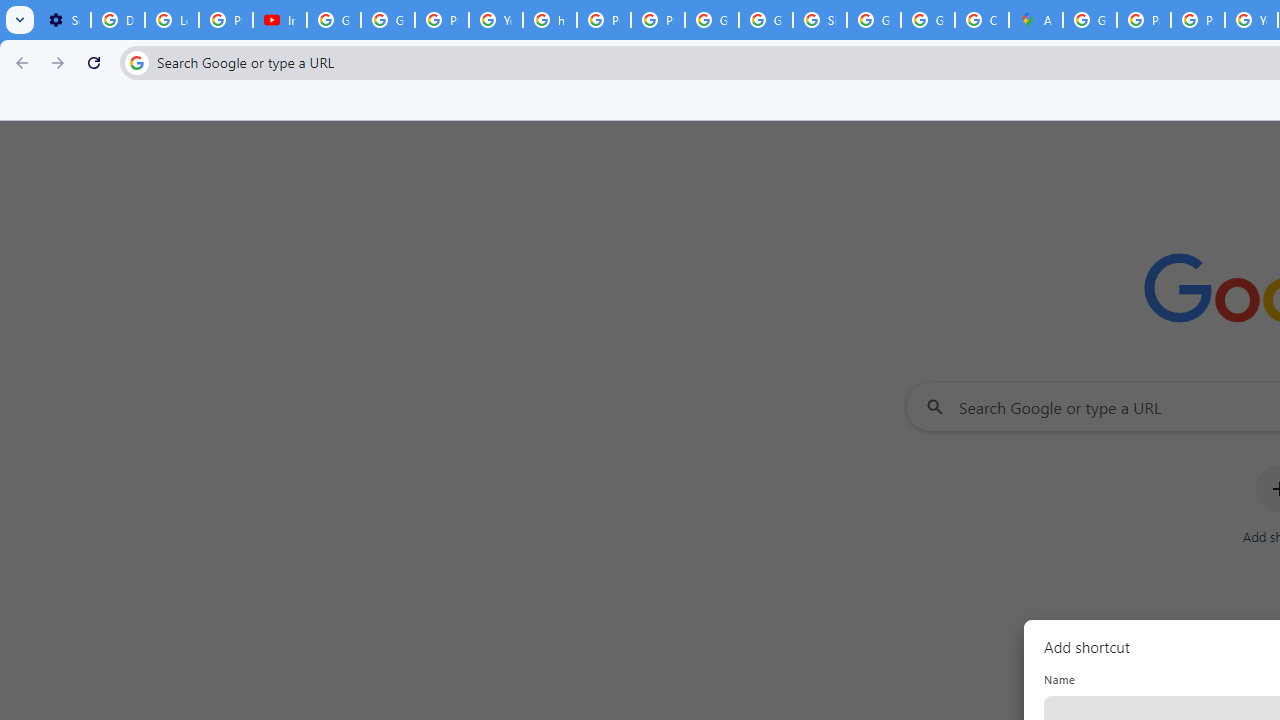 This screenshot has width=1280, height=720. What do you see at coordinates (334, 20) in the screenshot?
I see `'Google Account Help'` at bounding box center [334, 20].